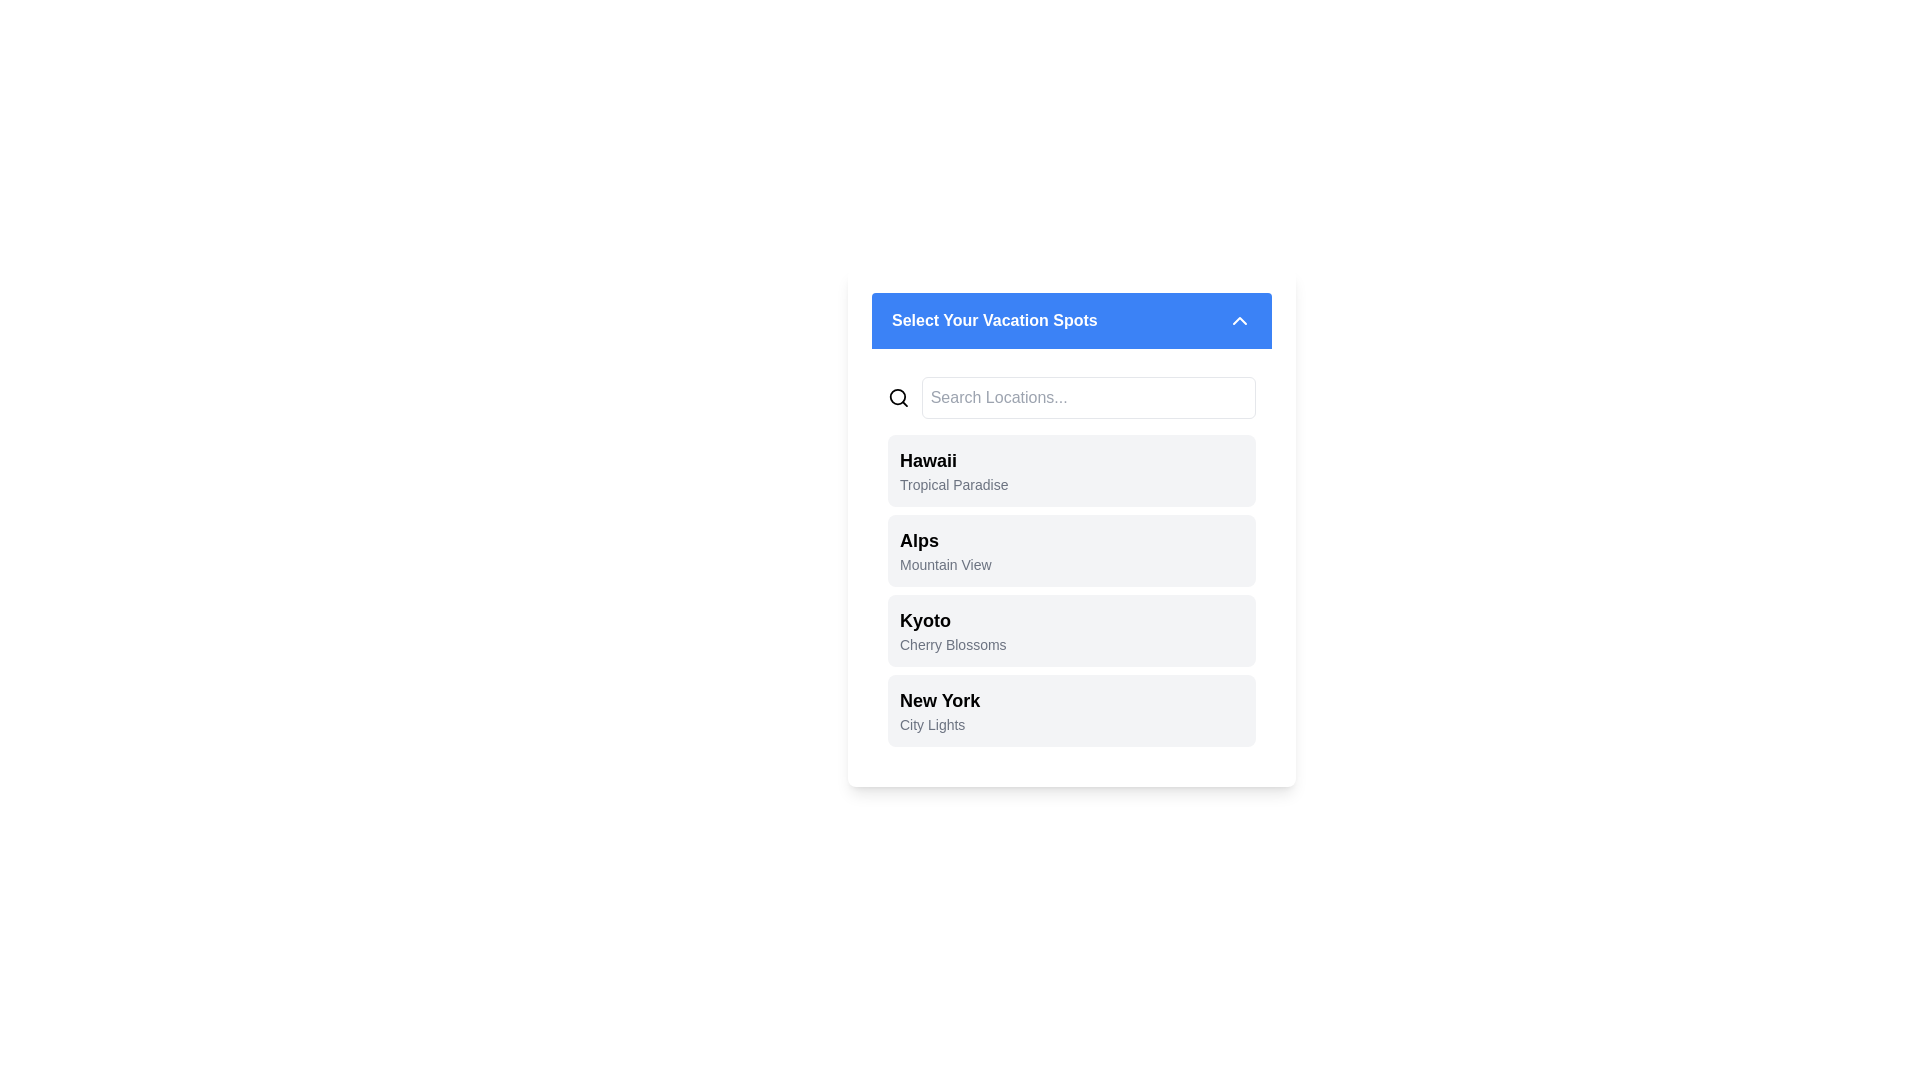  Describe the element at coordinates (944, 551) in the screenshot. I see `the textual display that shows 'Alps' and 'Mountain View', which is the second item in a vertical list of selectable items in a card-style layout` at that location.